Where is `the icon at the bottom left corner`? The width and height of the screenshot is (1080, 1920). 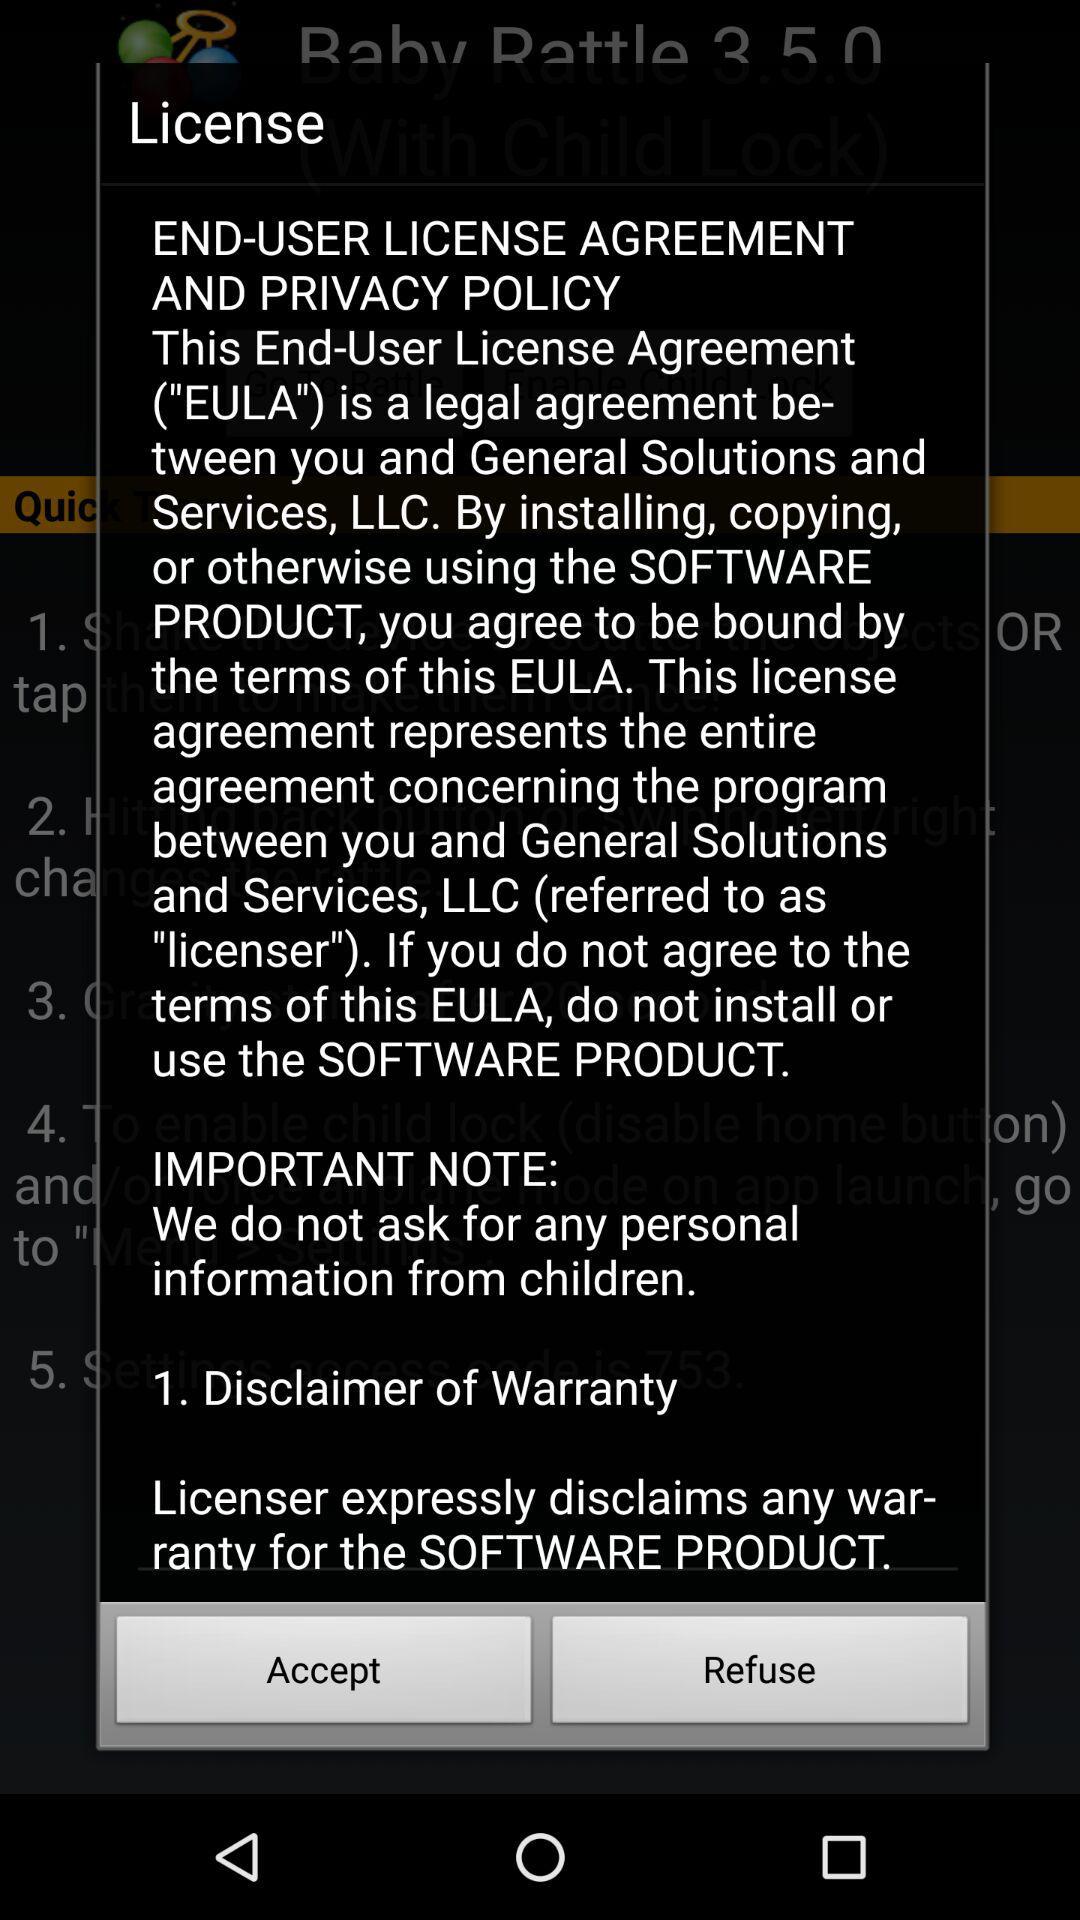 the icon at the bottom left corner is located at coordinates (323, 1675).